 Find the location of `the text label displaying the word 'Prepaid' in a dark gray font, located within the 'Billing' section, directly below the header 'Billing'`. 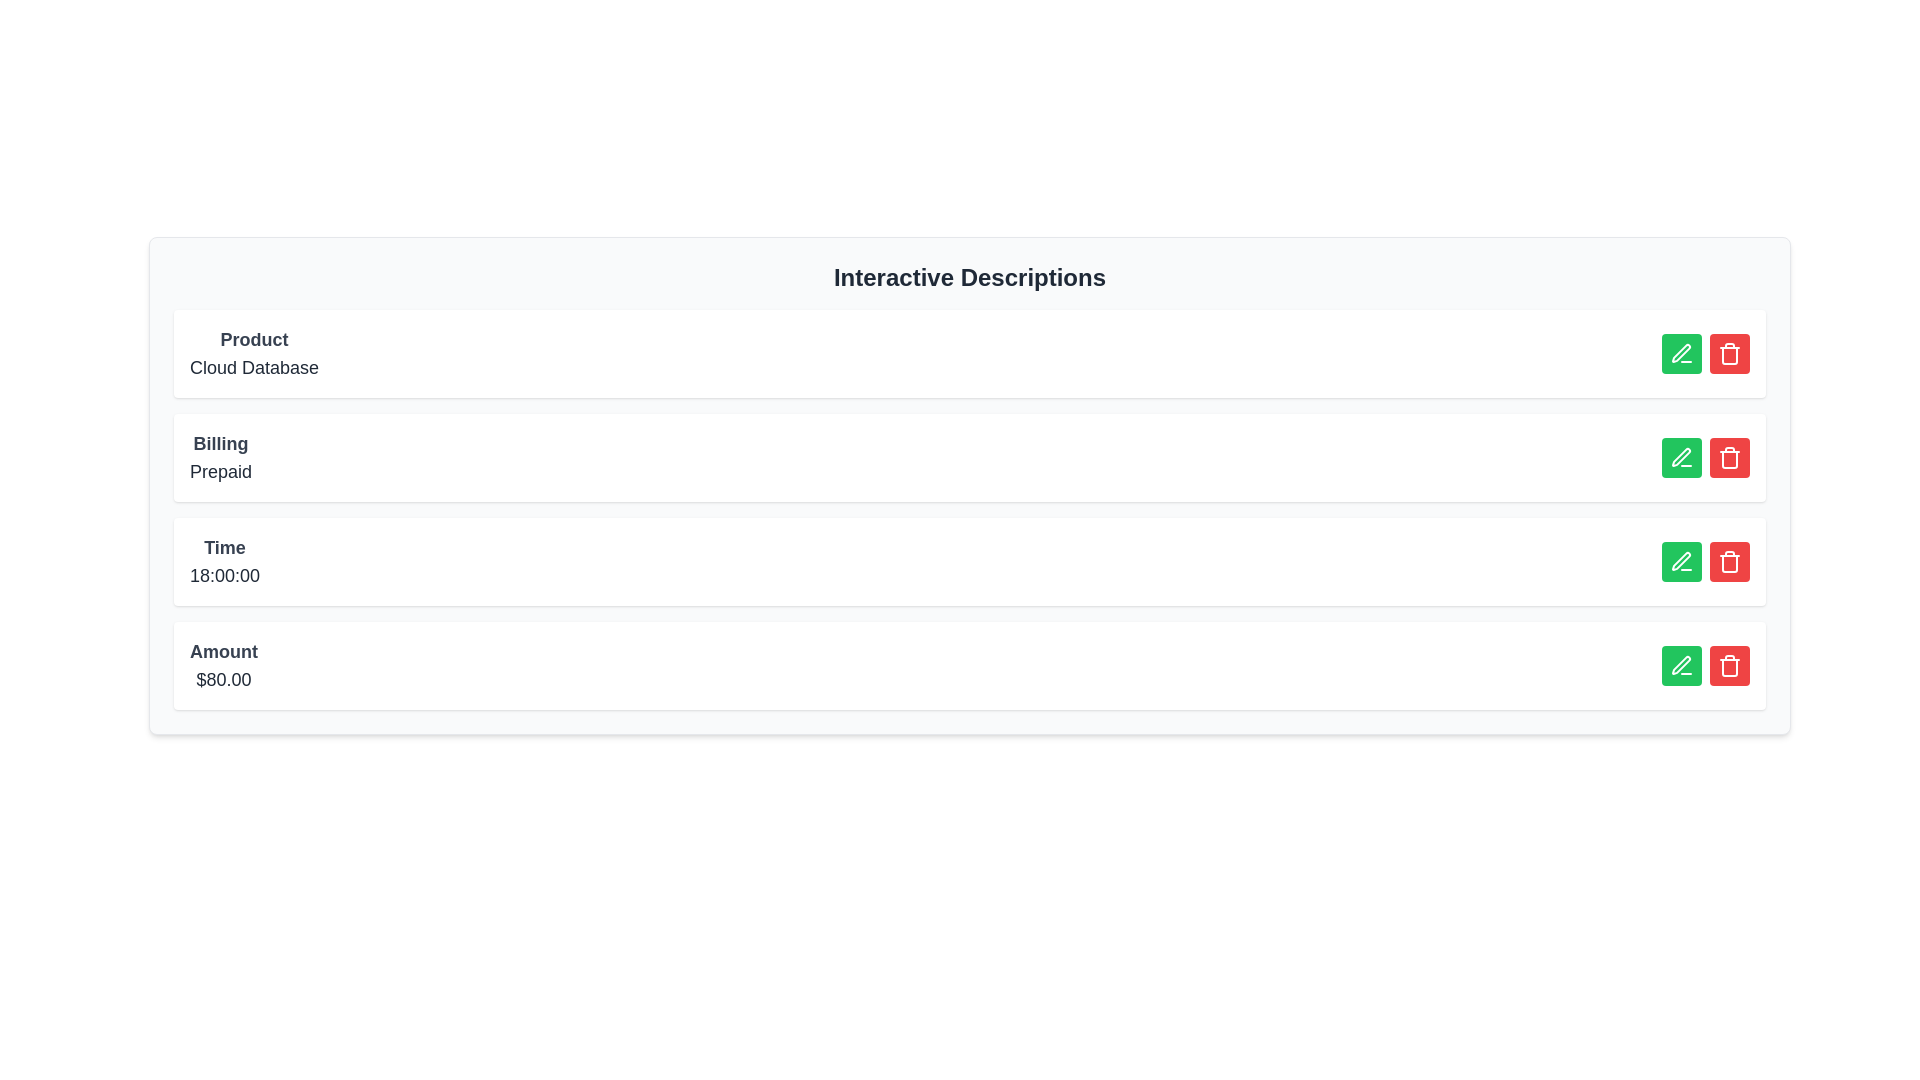

the text label displaying the word 'Prepaid' in a dark gray font, located within the 'Billing' section, directly below the header 'Billing' is located at coordinates (220, 471).